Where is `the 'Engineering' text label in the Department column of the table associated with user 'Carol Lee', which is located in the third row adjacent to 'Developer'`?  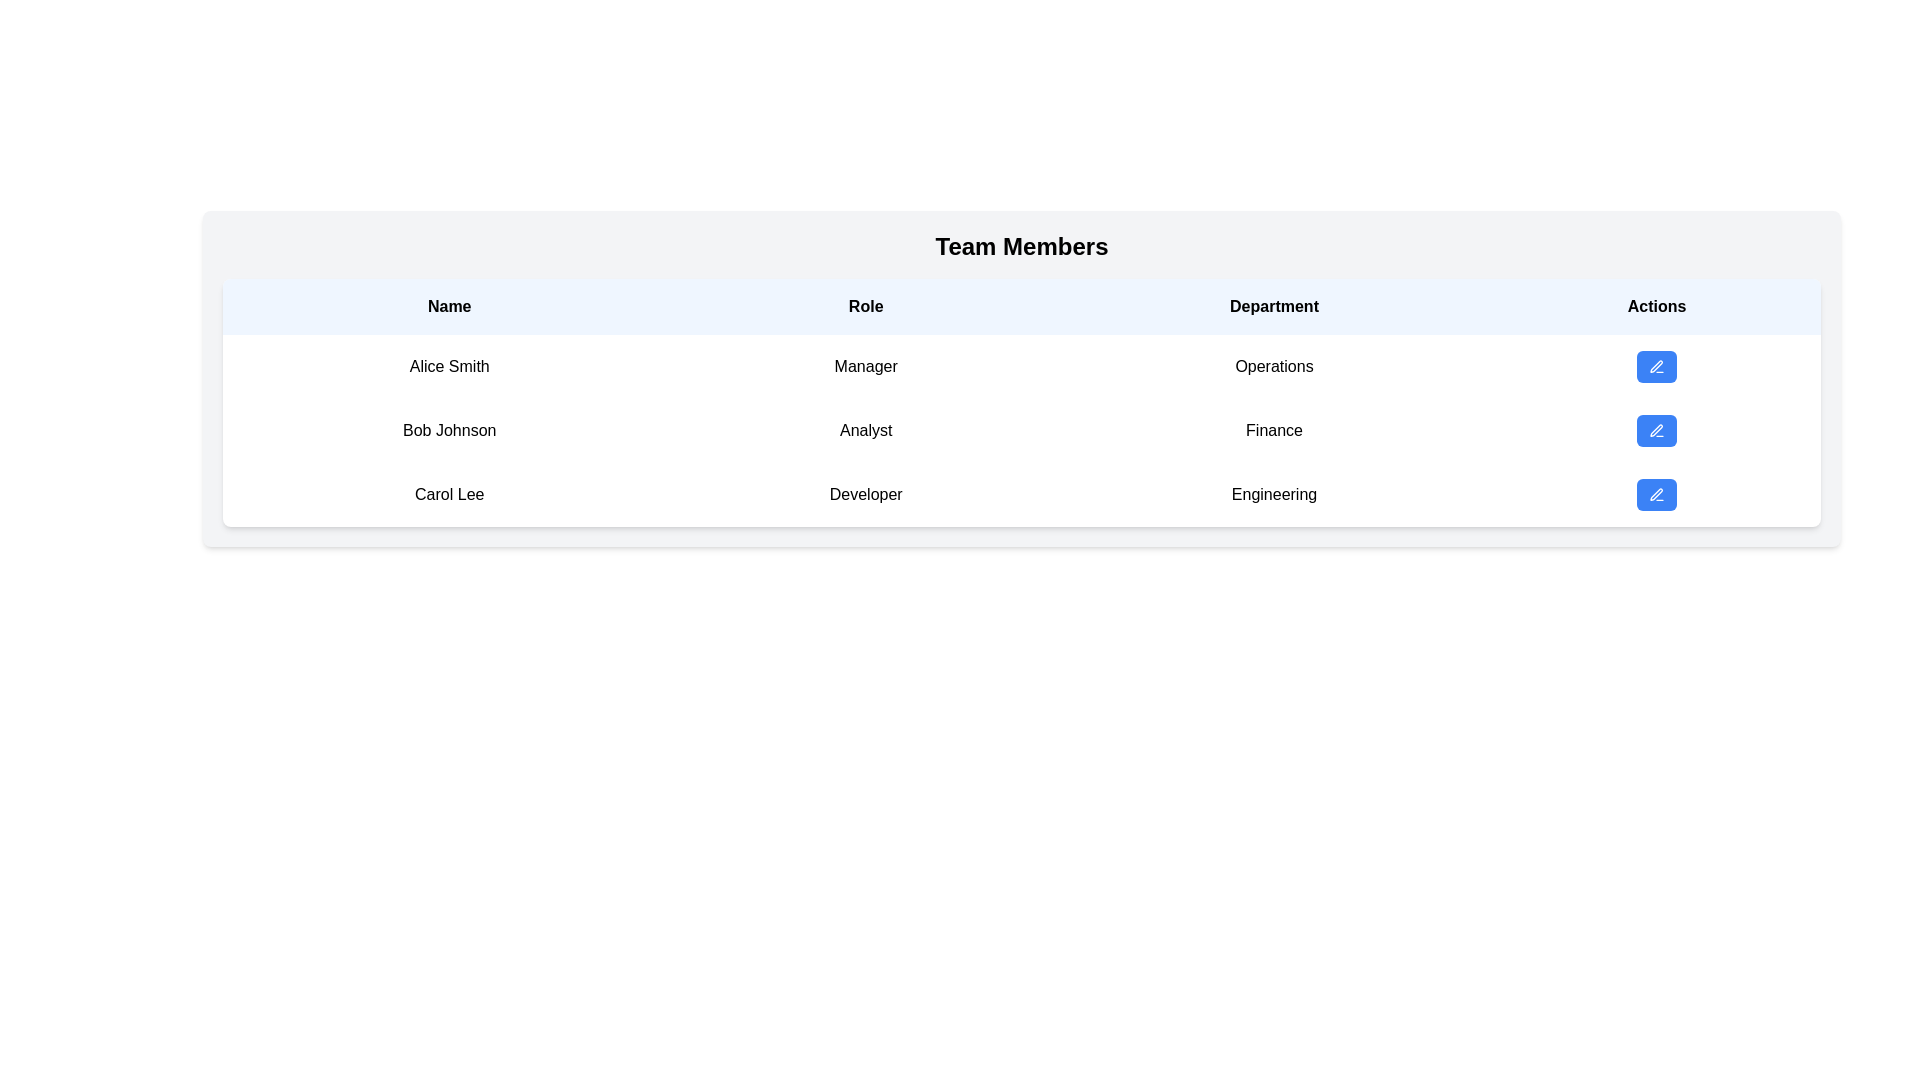
the 'Engineering' text label in the Department column of the table associated with user 'Carol Lee', which is located in the third row adjacent to 'Developer' is located at coordinates (1273, 494).